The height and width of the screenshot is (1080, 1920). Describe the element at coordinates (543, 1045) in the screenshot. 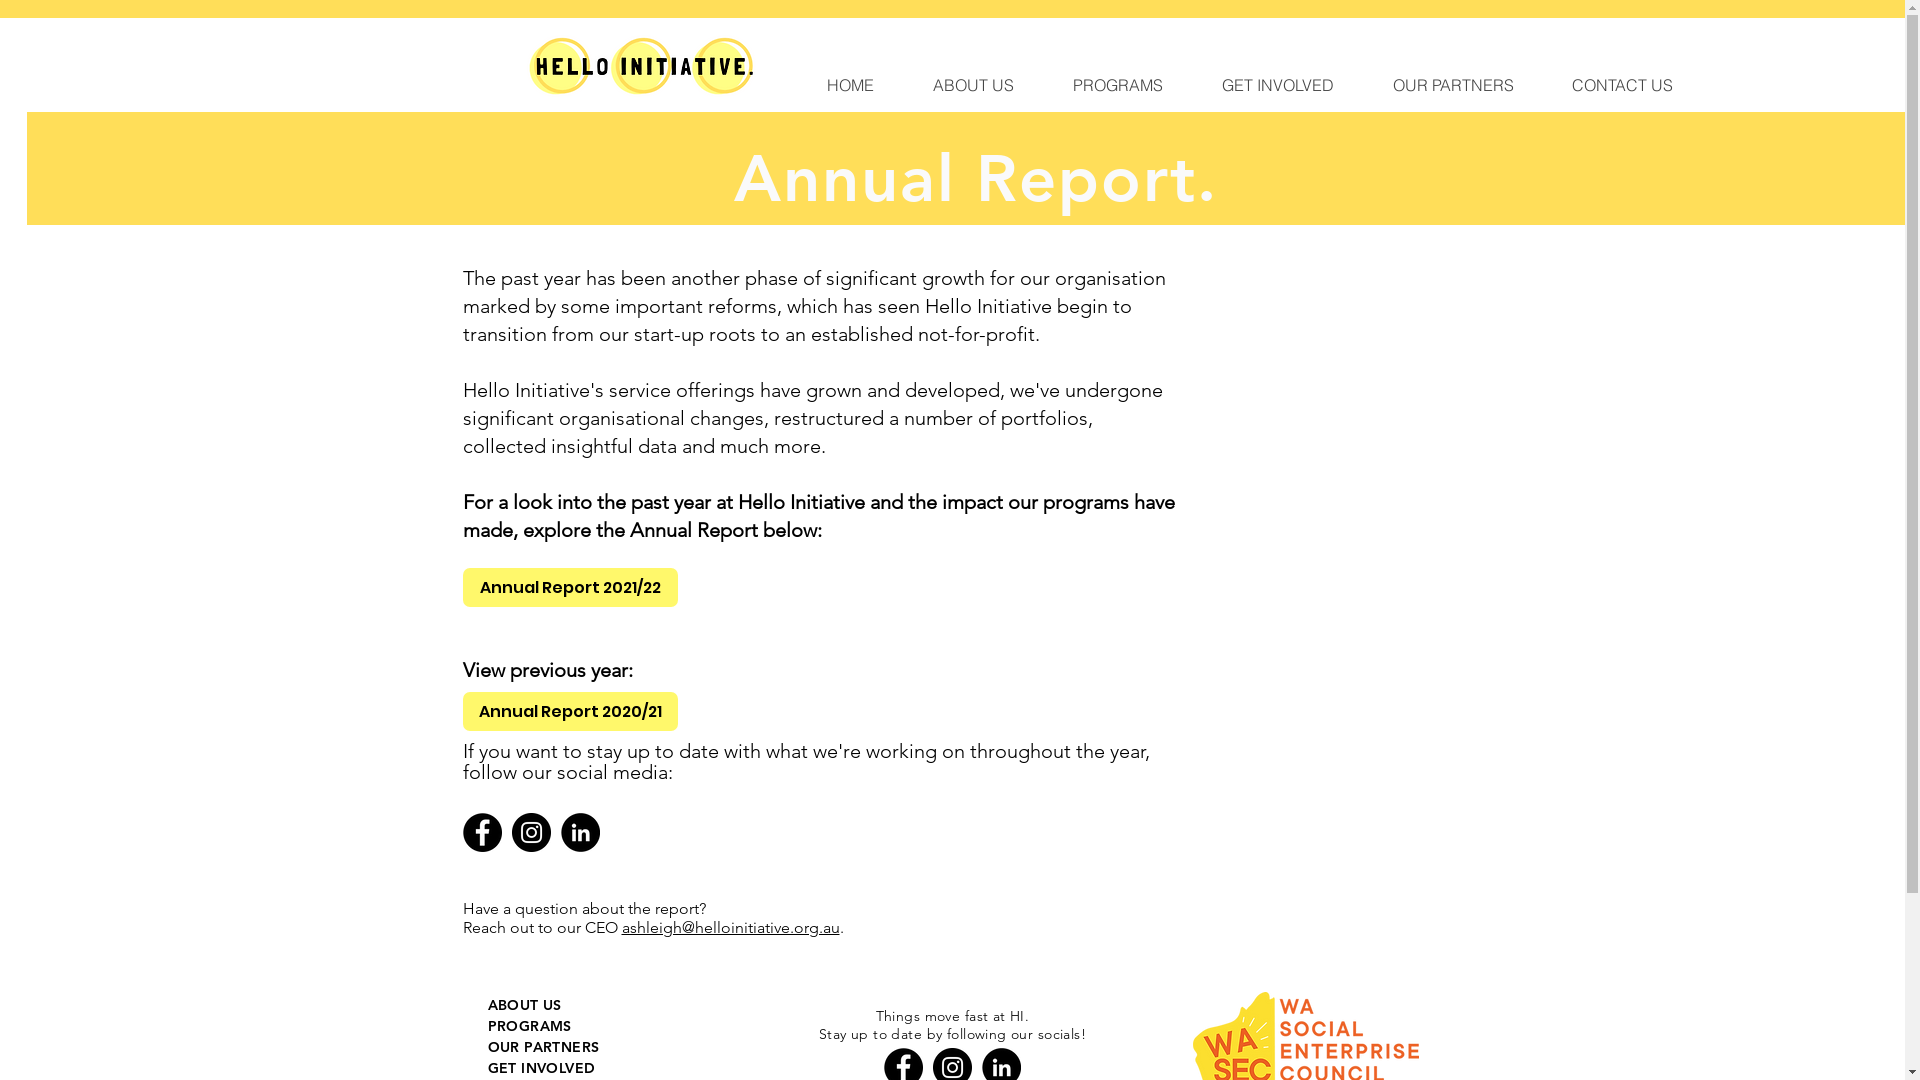

I see `'OUR PARTNERS'` at that location.